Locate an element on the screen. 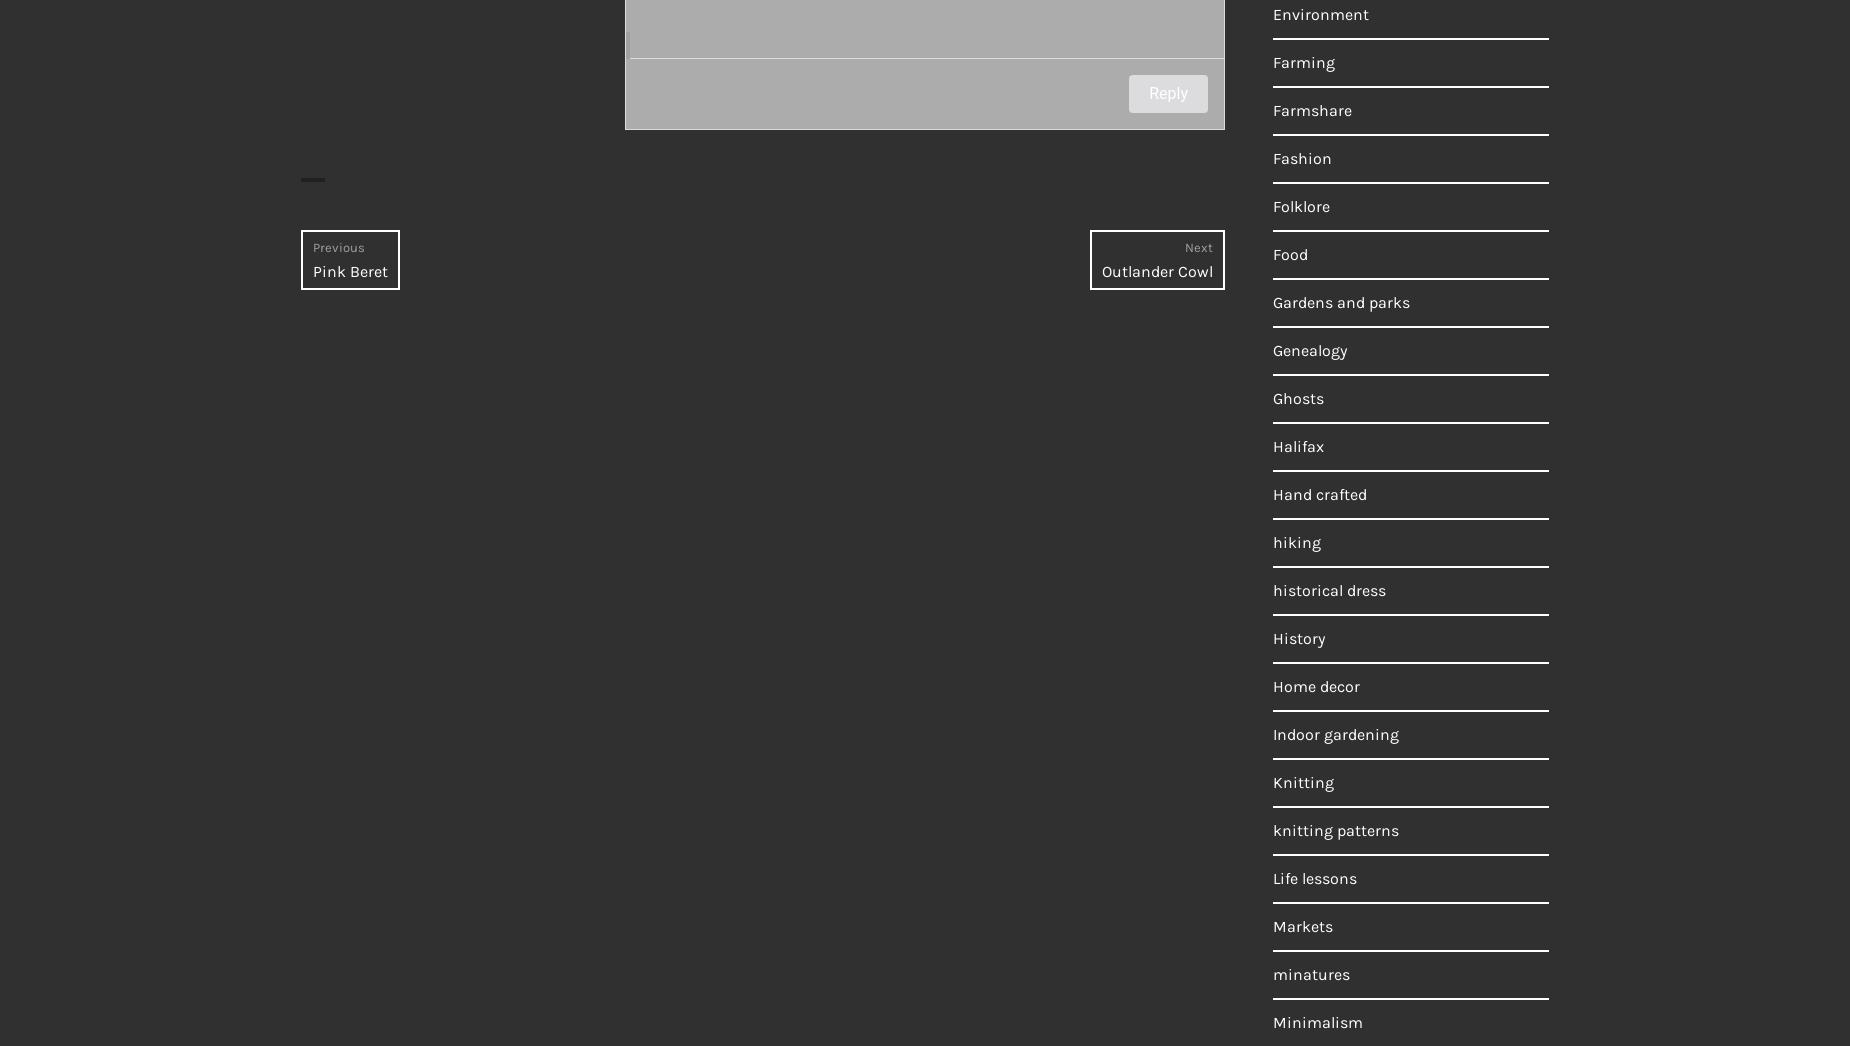 The image size is (1850, 1046). 'Outlander Cowl' is located at coordinates (1156, 271).